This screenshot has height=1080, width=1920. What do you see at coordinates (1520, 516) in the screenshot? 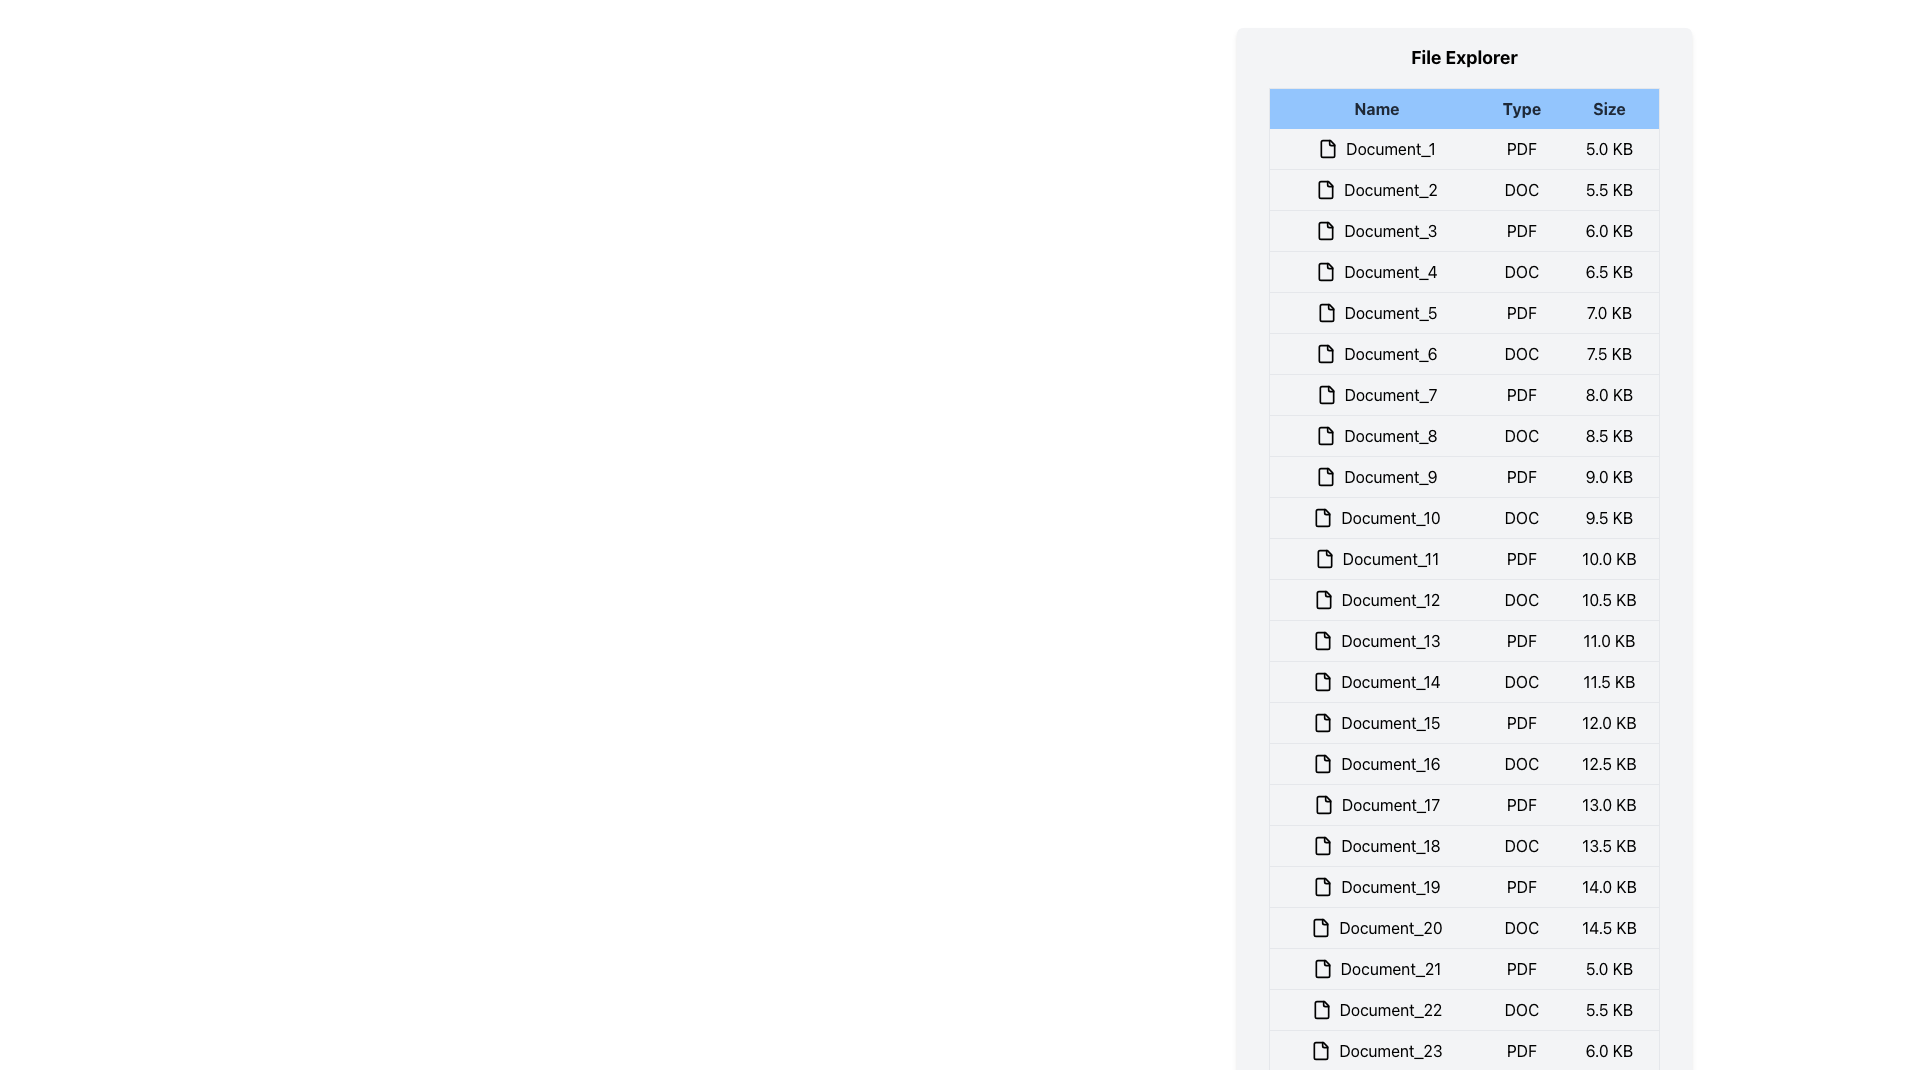
I see `the Text Label indicating the file type of the document for 'Document_10', located in the second column titled 'Type', positioned directly to the right of the document name` at bounding box center [1520, 516].